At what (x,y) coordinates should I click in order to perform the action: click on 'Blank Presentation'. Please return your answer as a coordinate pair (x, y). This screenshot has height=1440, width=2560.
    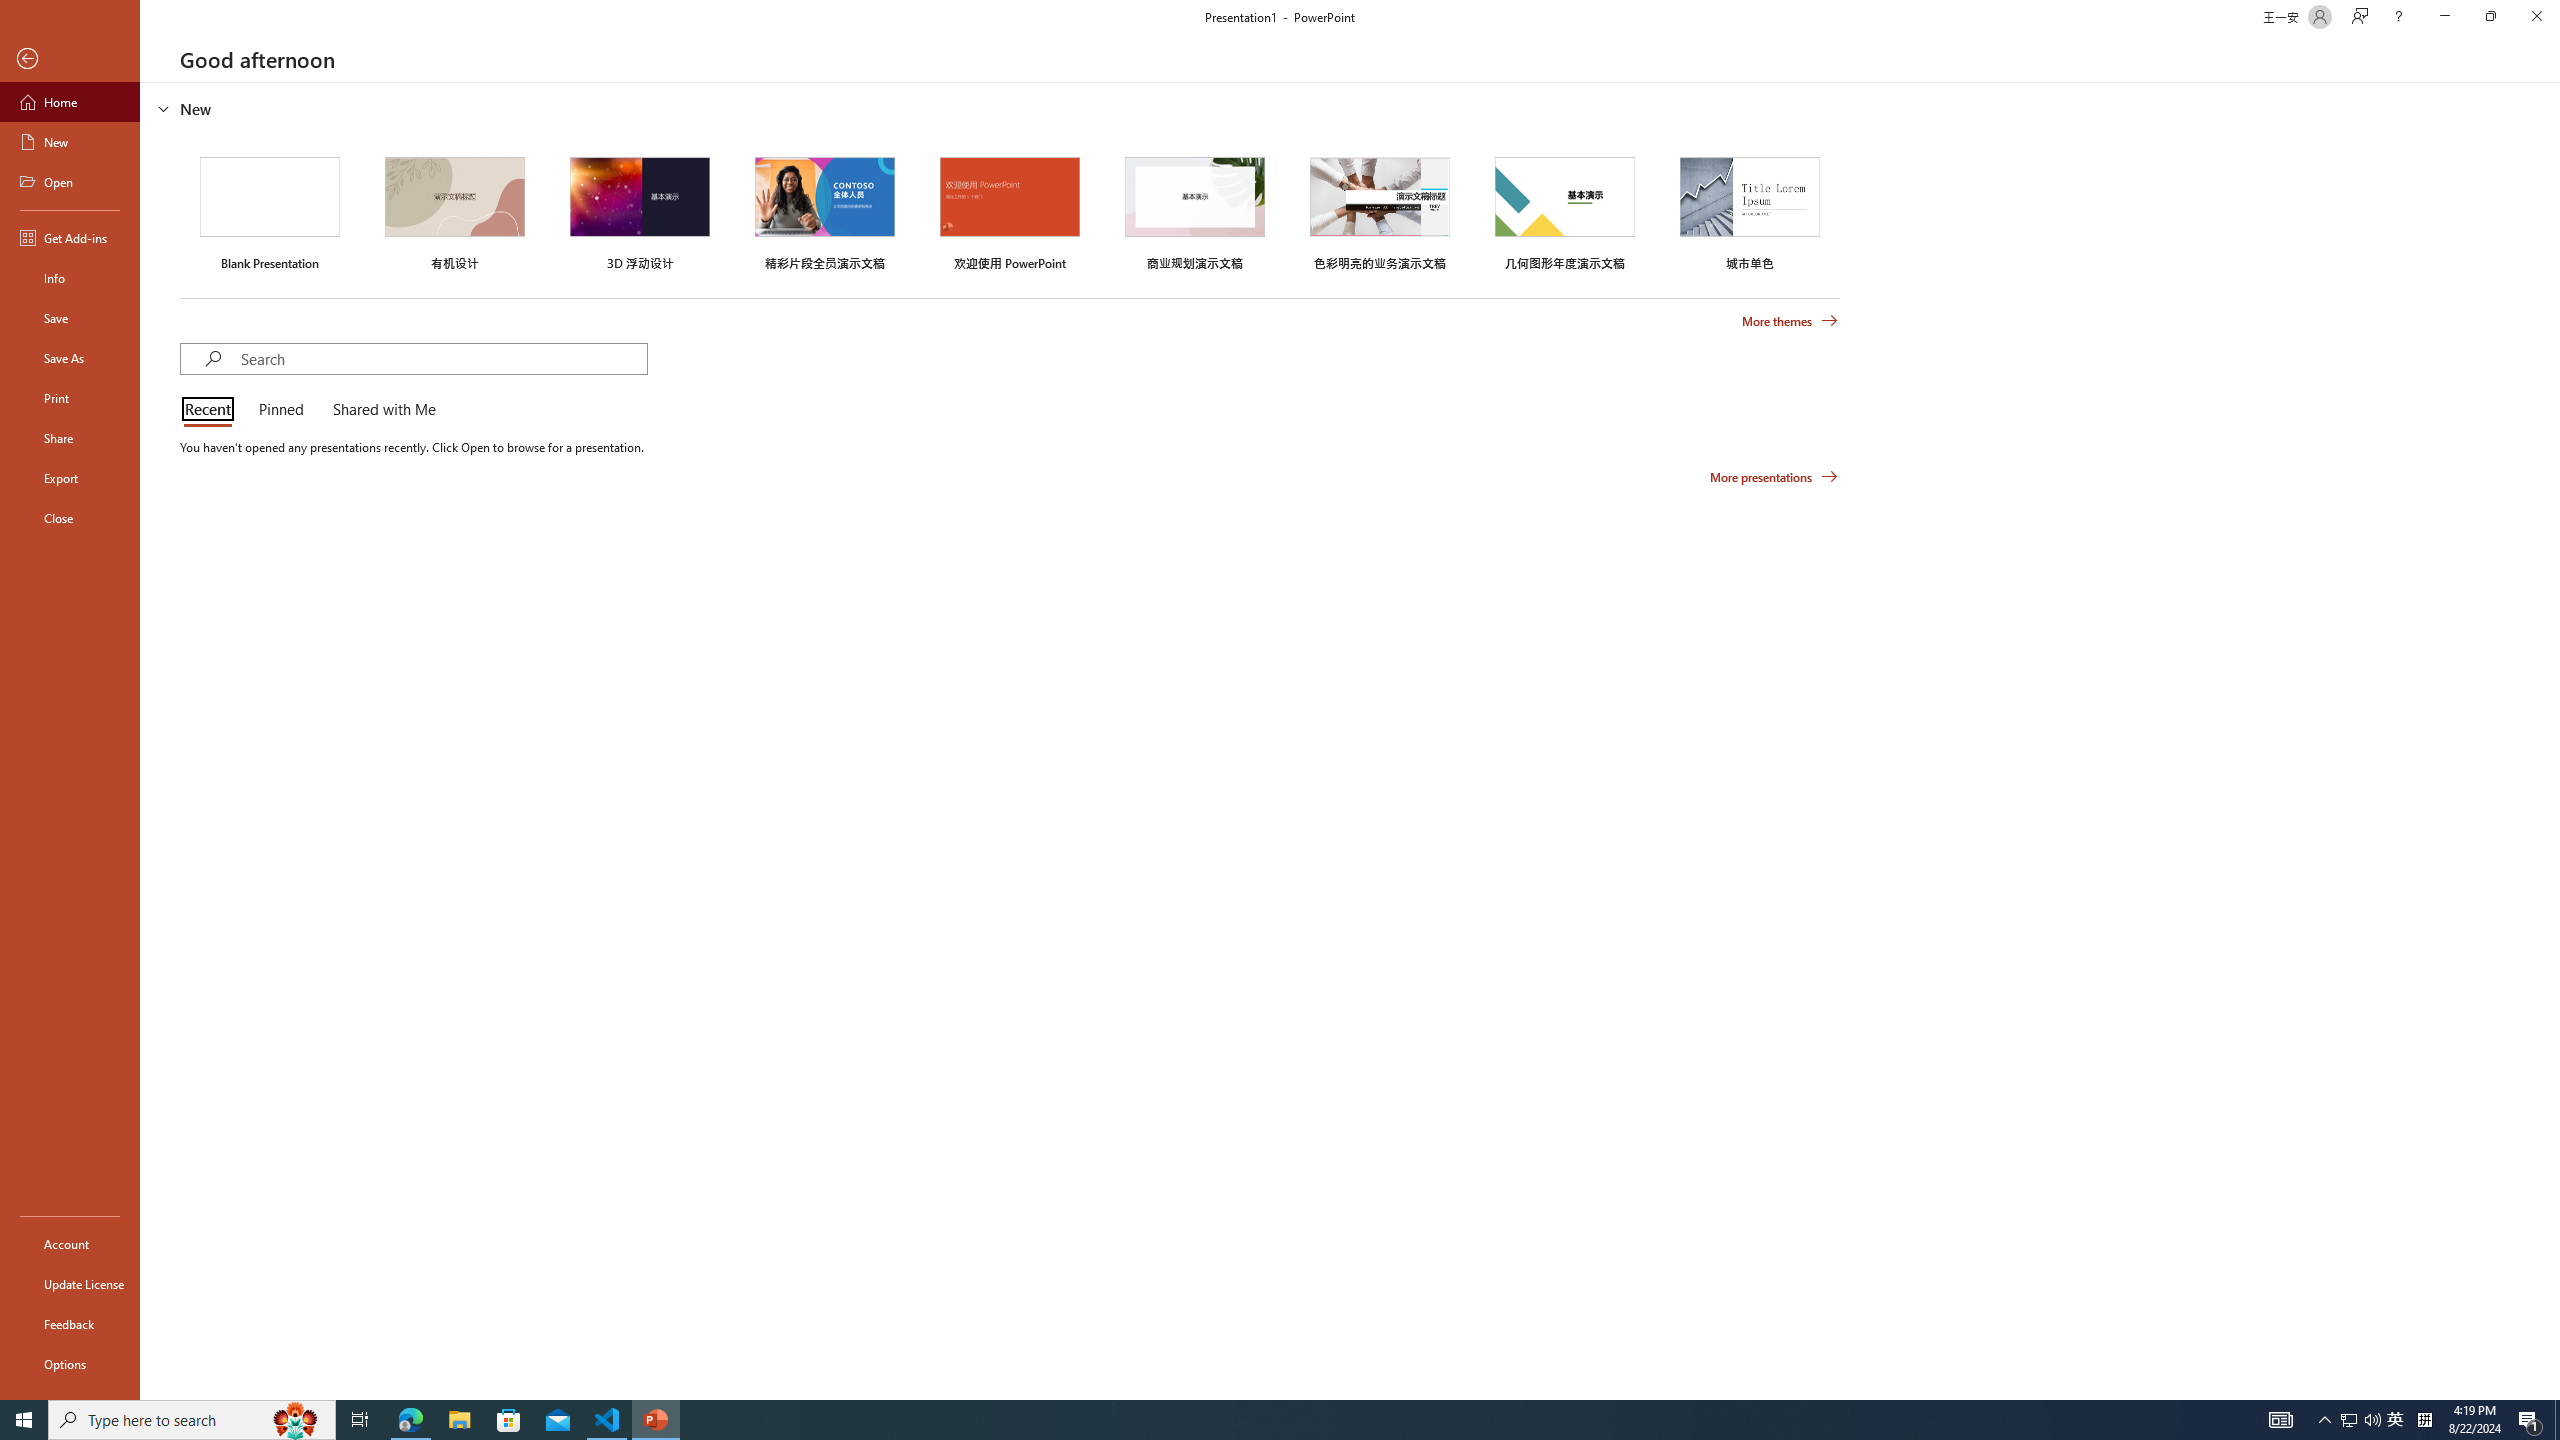
    Looking at the image, I should click on (269, 210).